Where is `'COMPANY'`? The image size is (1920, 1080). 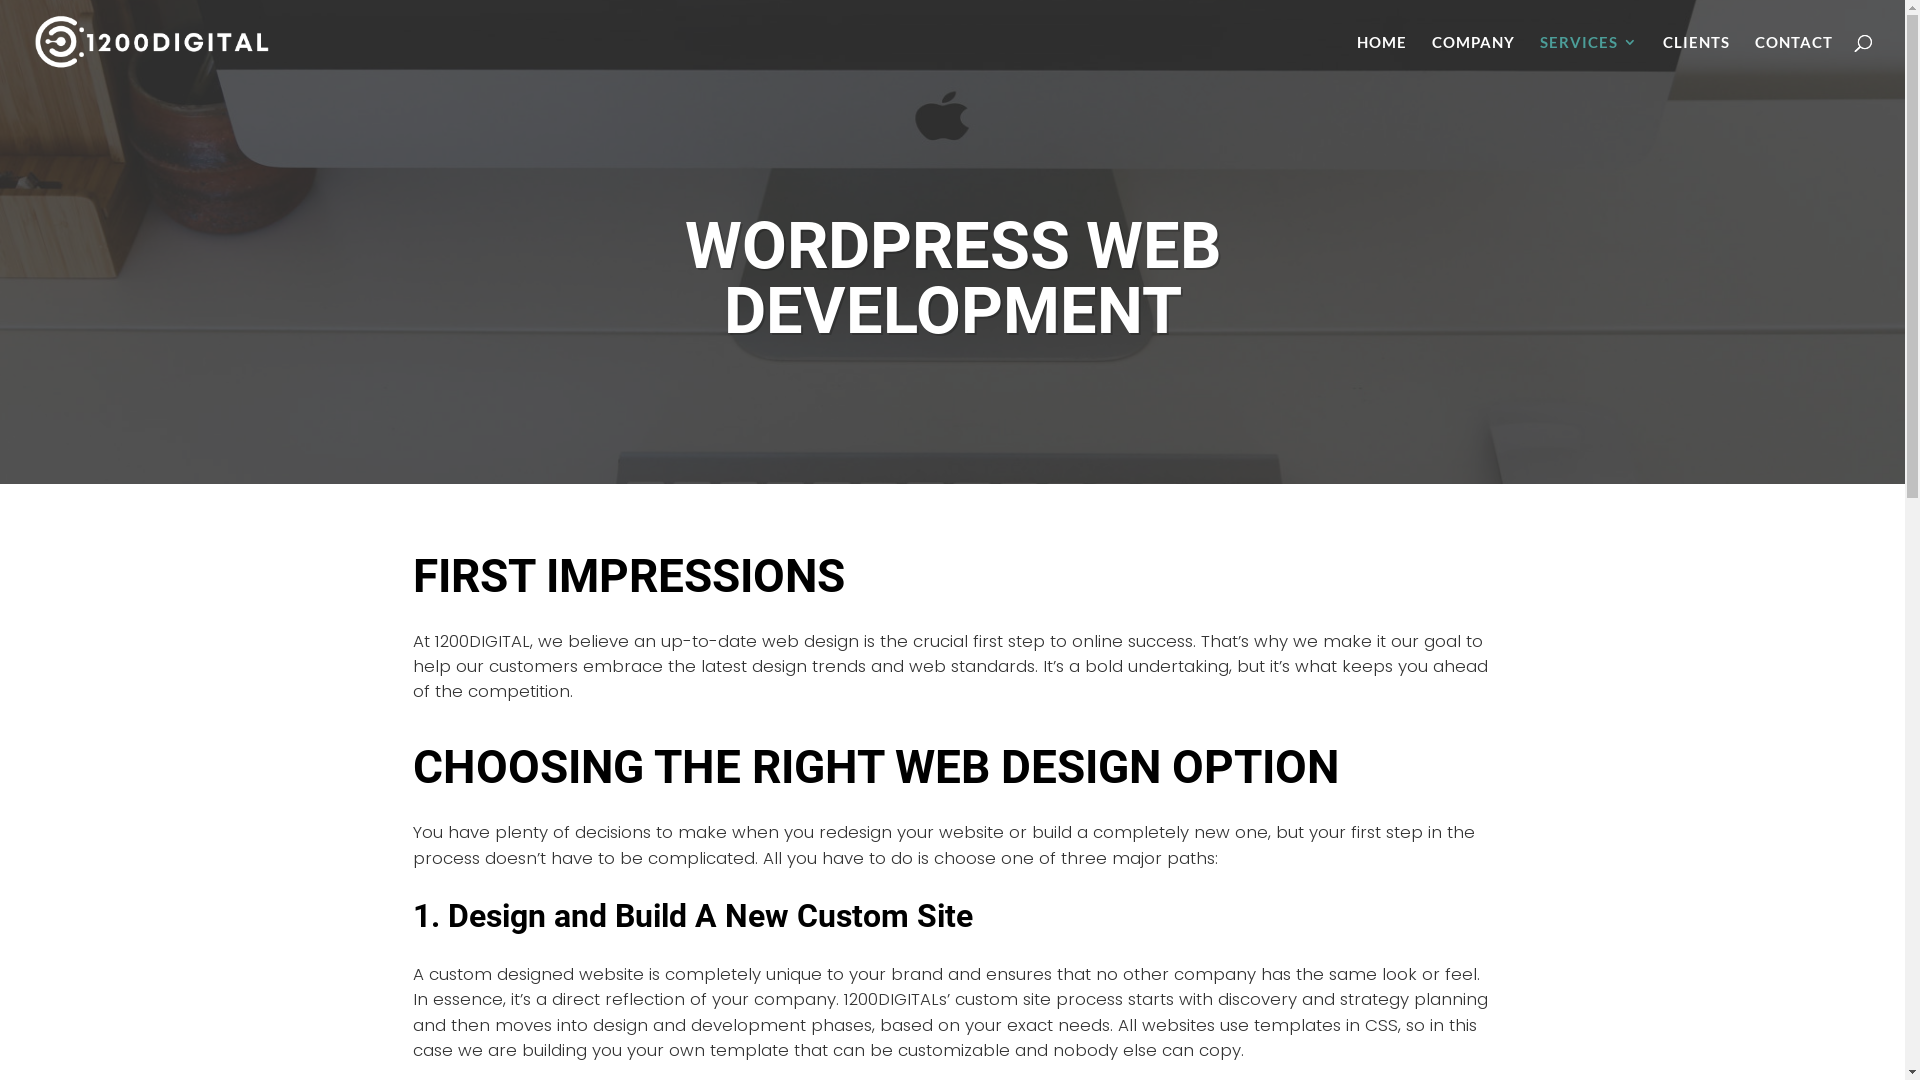 'COMPANY' is located at coordinates (1473, 58).